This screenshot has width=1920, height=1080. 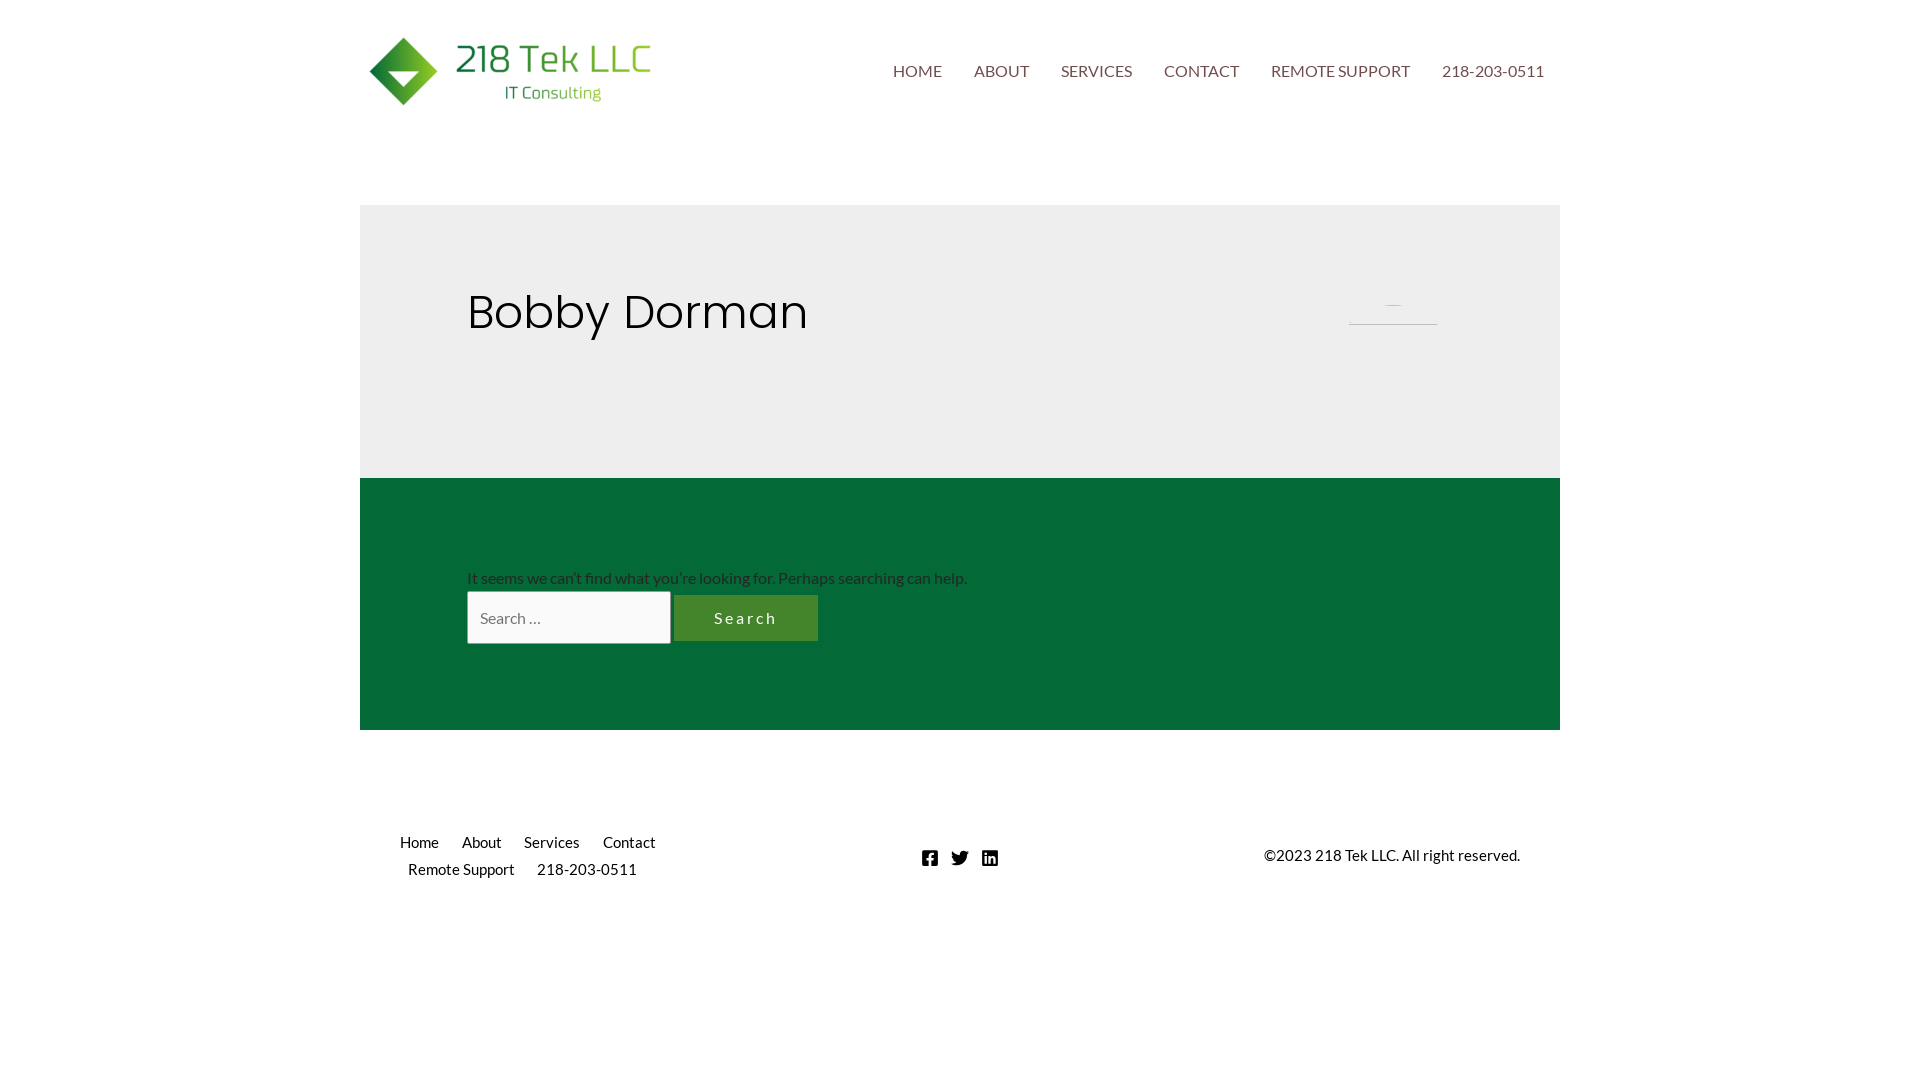 I want to click on 'ABOUT', so click(x=1001, y=68).